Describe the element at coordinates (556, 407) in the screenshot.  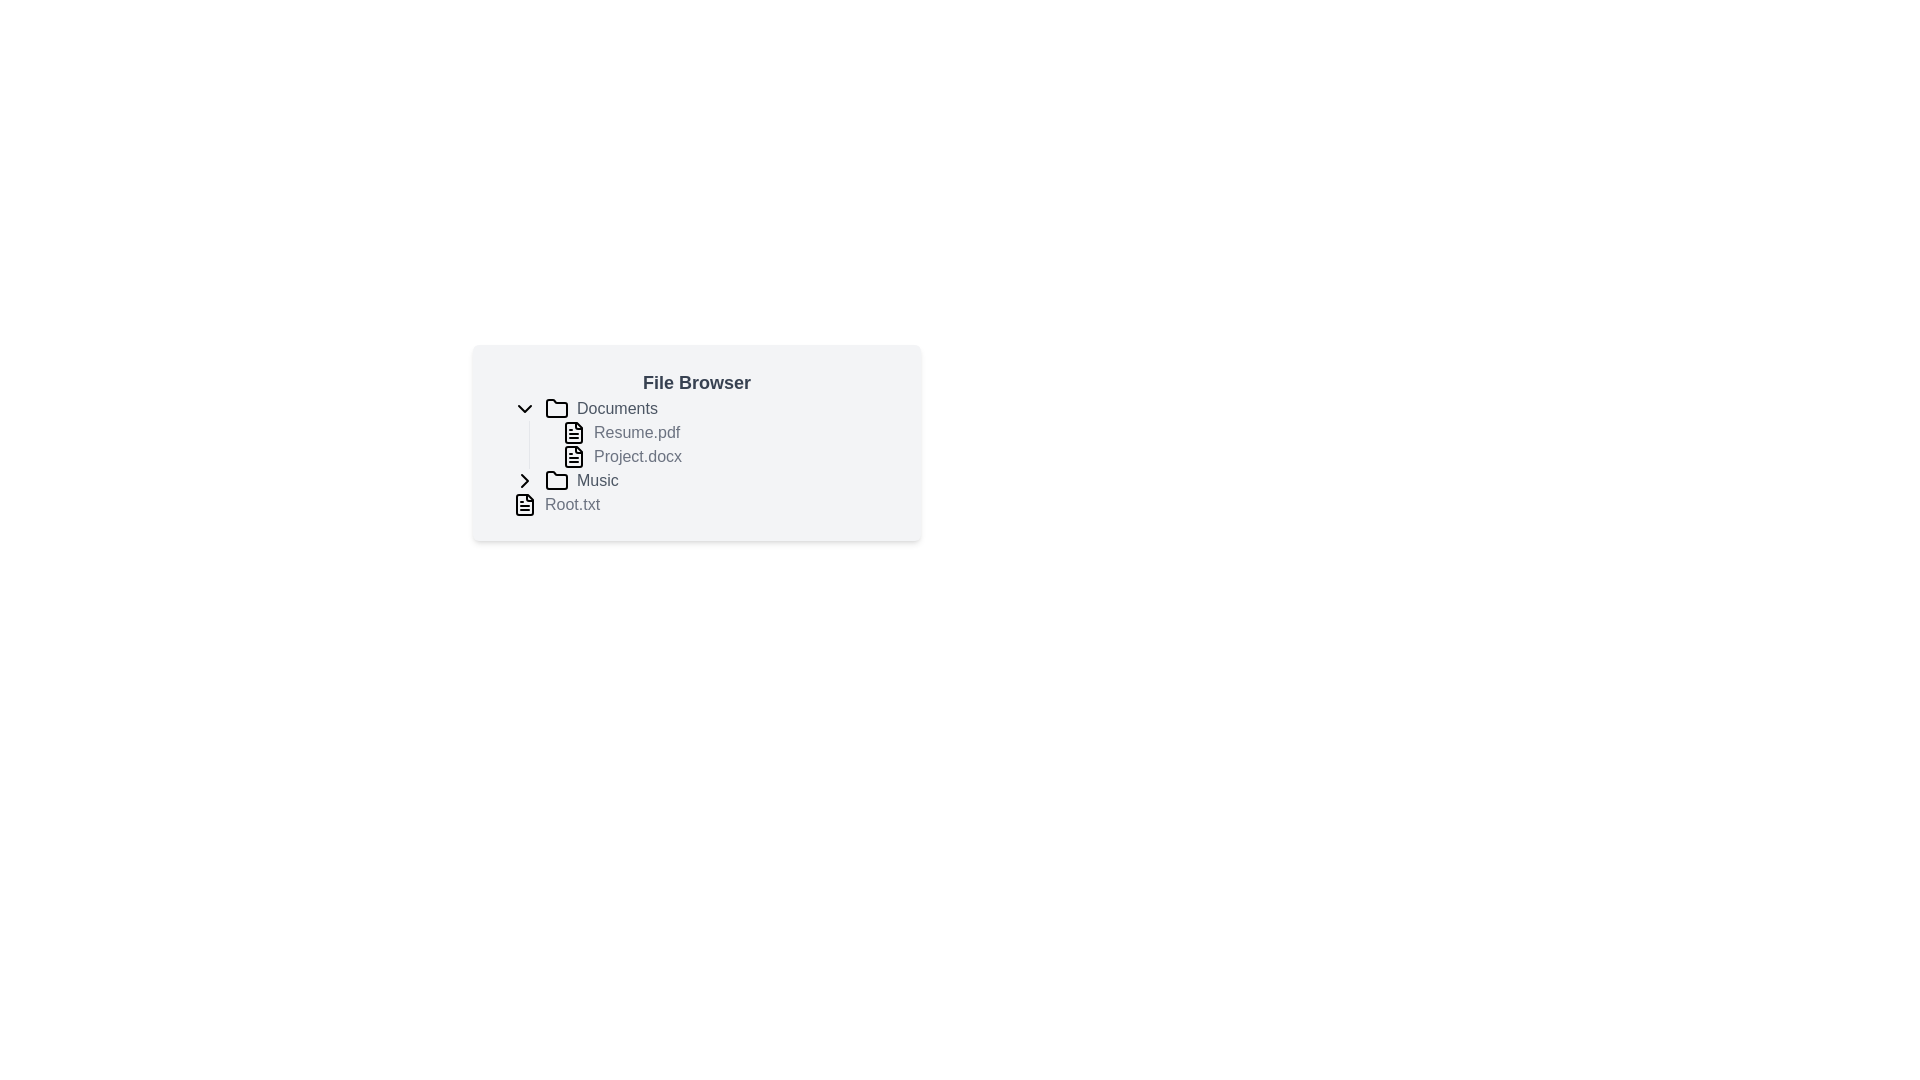
I see `the folder icon in the file browser interface, which is styled as a minimalistic folder with a left-side tab, positioned to the left of the 'Documents' label` at that location.